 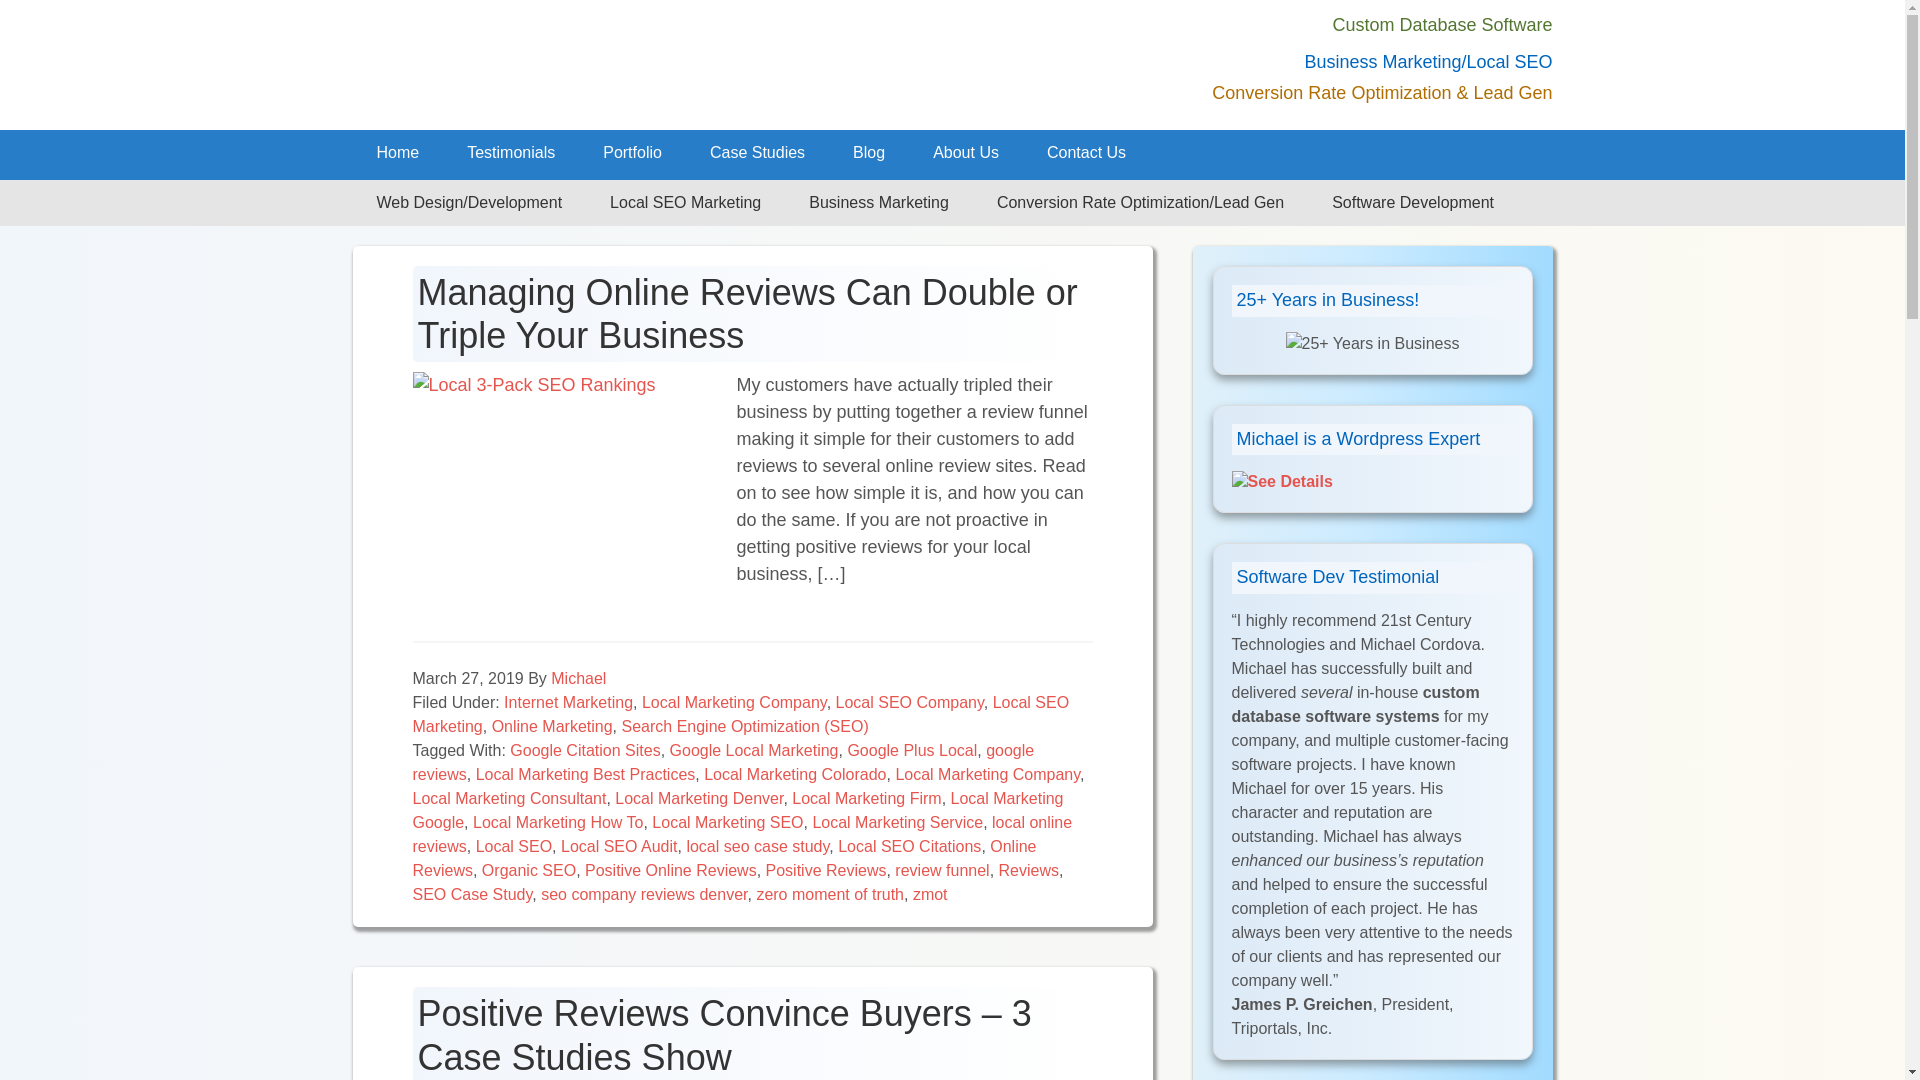 I want to click on 'Local Marketing SEO', so click(x=726, y=822).